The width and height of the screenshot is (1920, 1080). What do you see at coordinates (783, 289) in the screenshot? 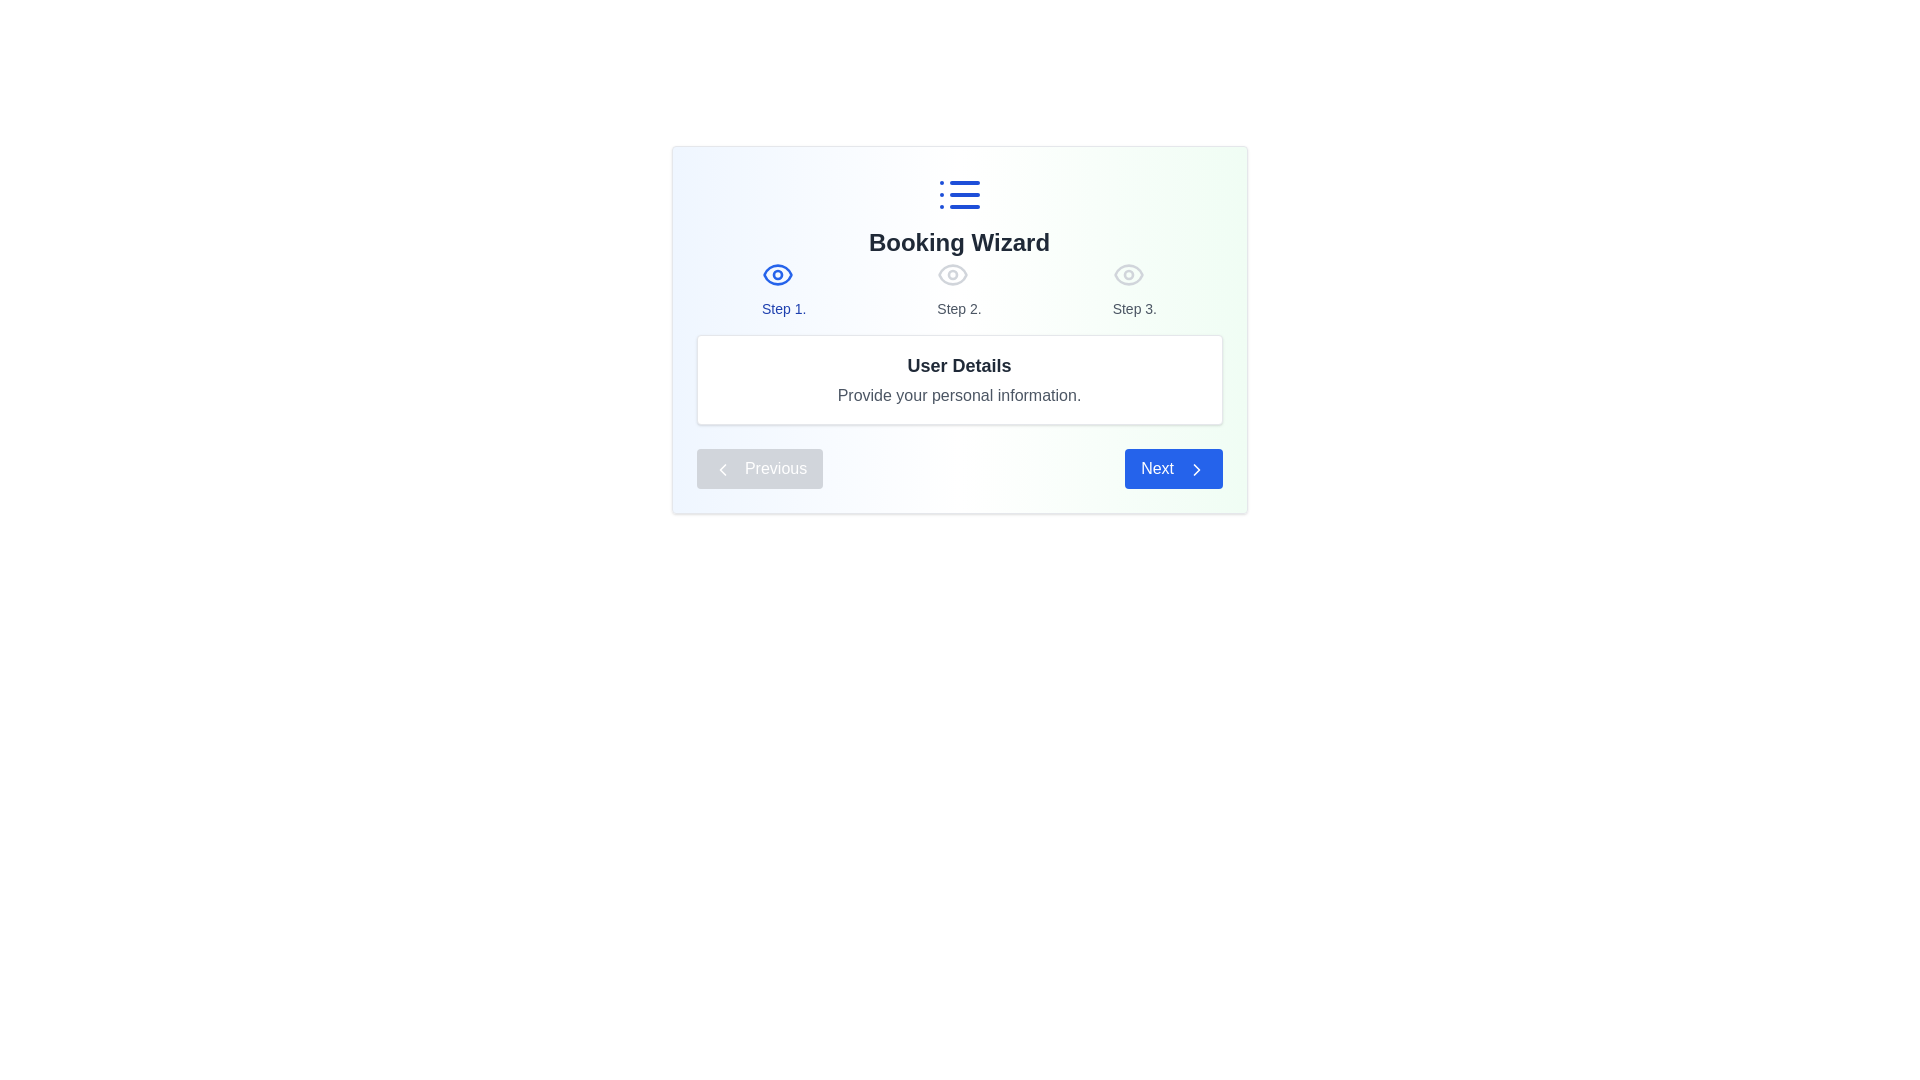
I see `the first step icon in the Booking Wizard, which visually indicates the initial stage of a multistep process` at bounding box center [783, 289].